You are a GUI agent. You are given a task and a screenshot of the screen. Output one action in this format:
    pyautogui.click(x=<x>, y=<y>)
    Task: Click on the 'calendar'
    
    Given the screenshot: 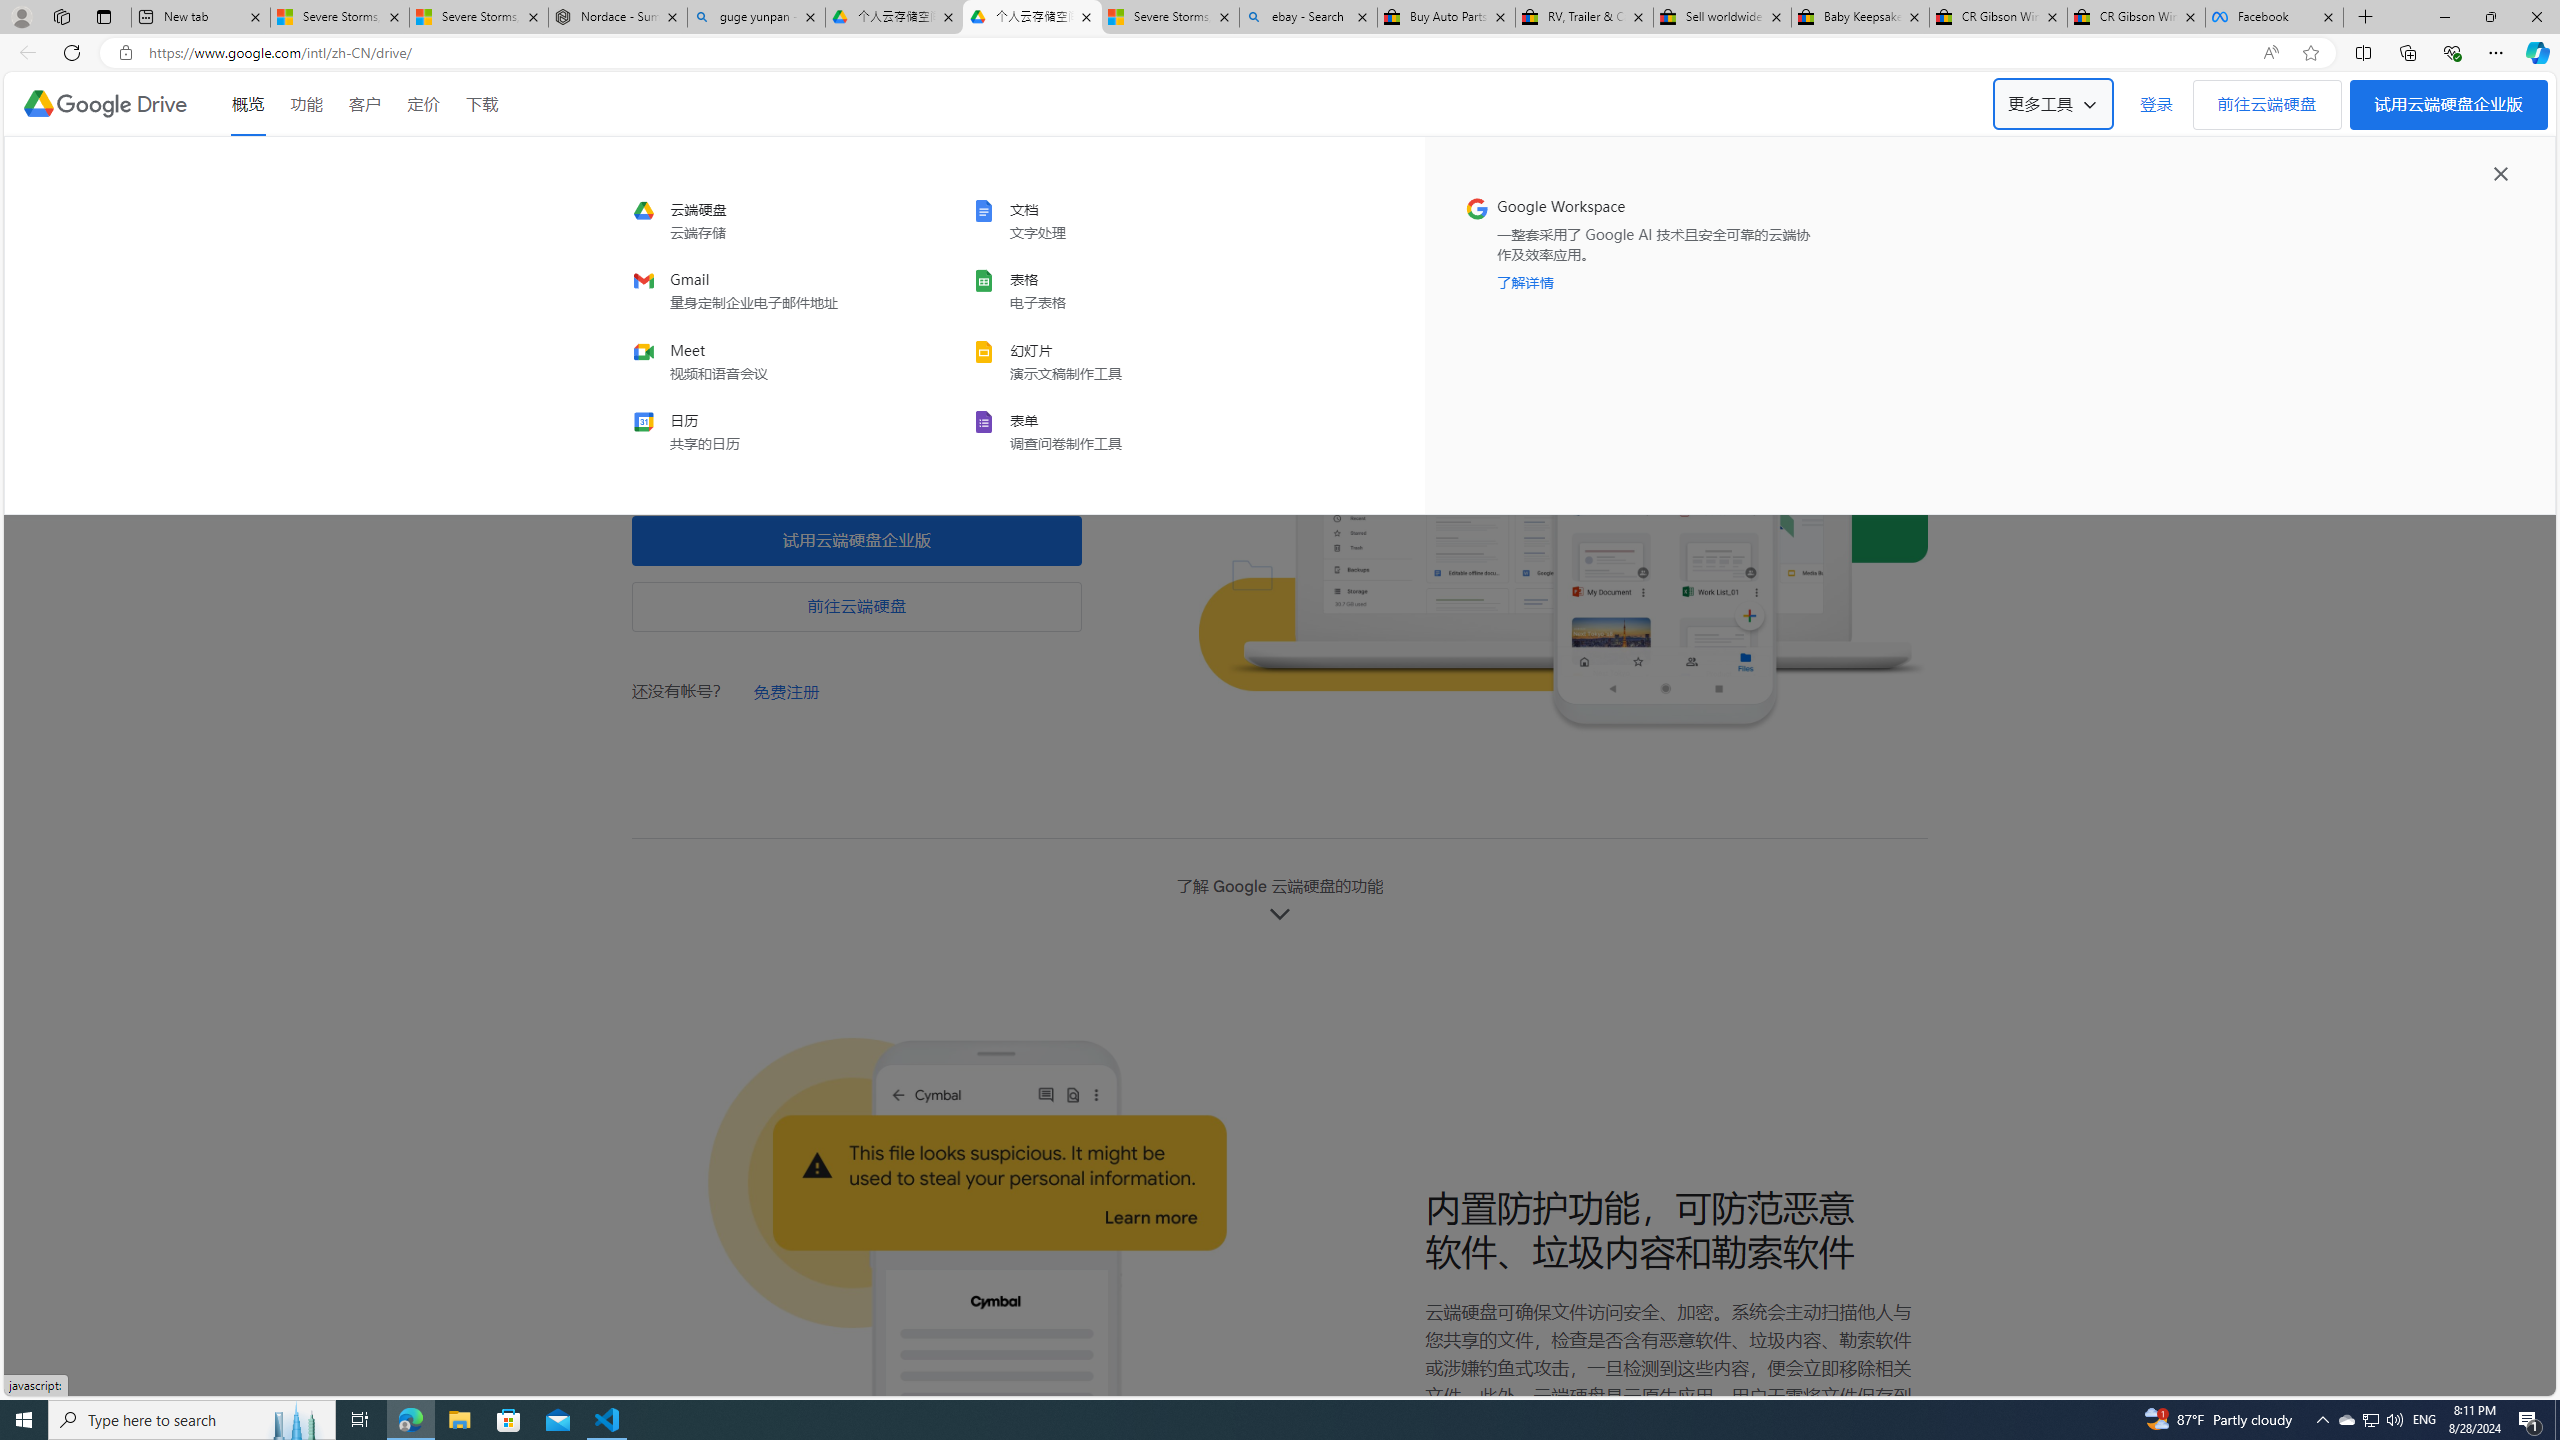 What is the action you would take?
    pyautogui.click(x=766, y=430)
    